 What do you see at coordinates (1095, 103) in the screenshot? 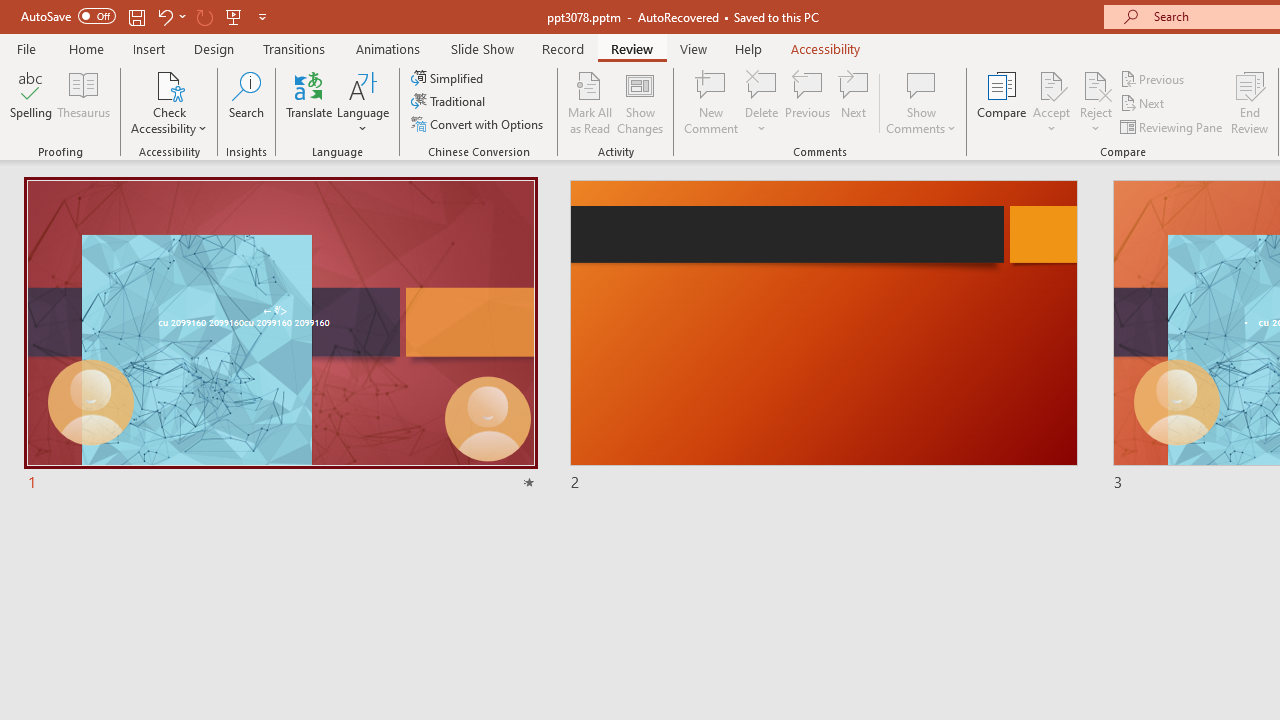
I see `'Reject'` at bounding box center [1095, 103].